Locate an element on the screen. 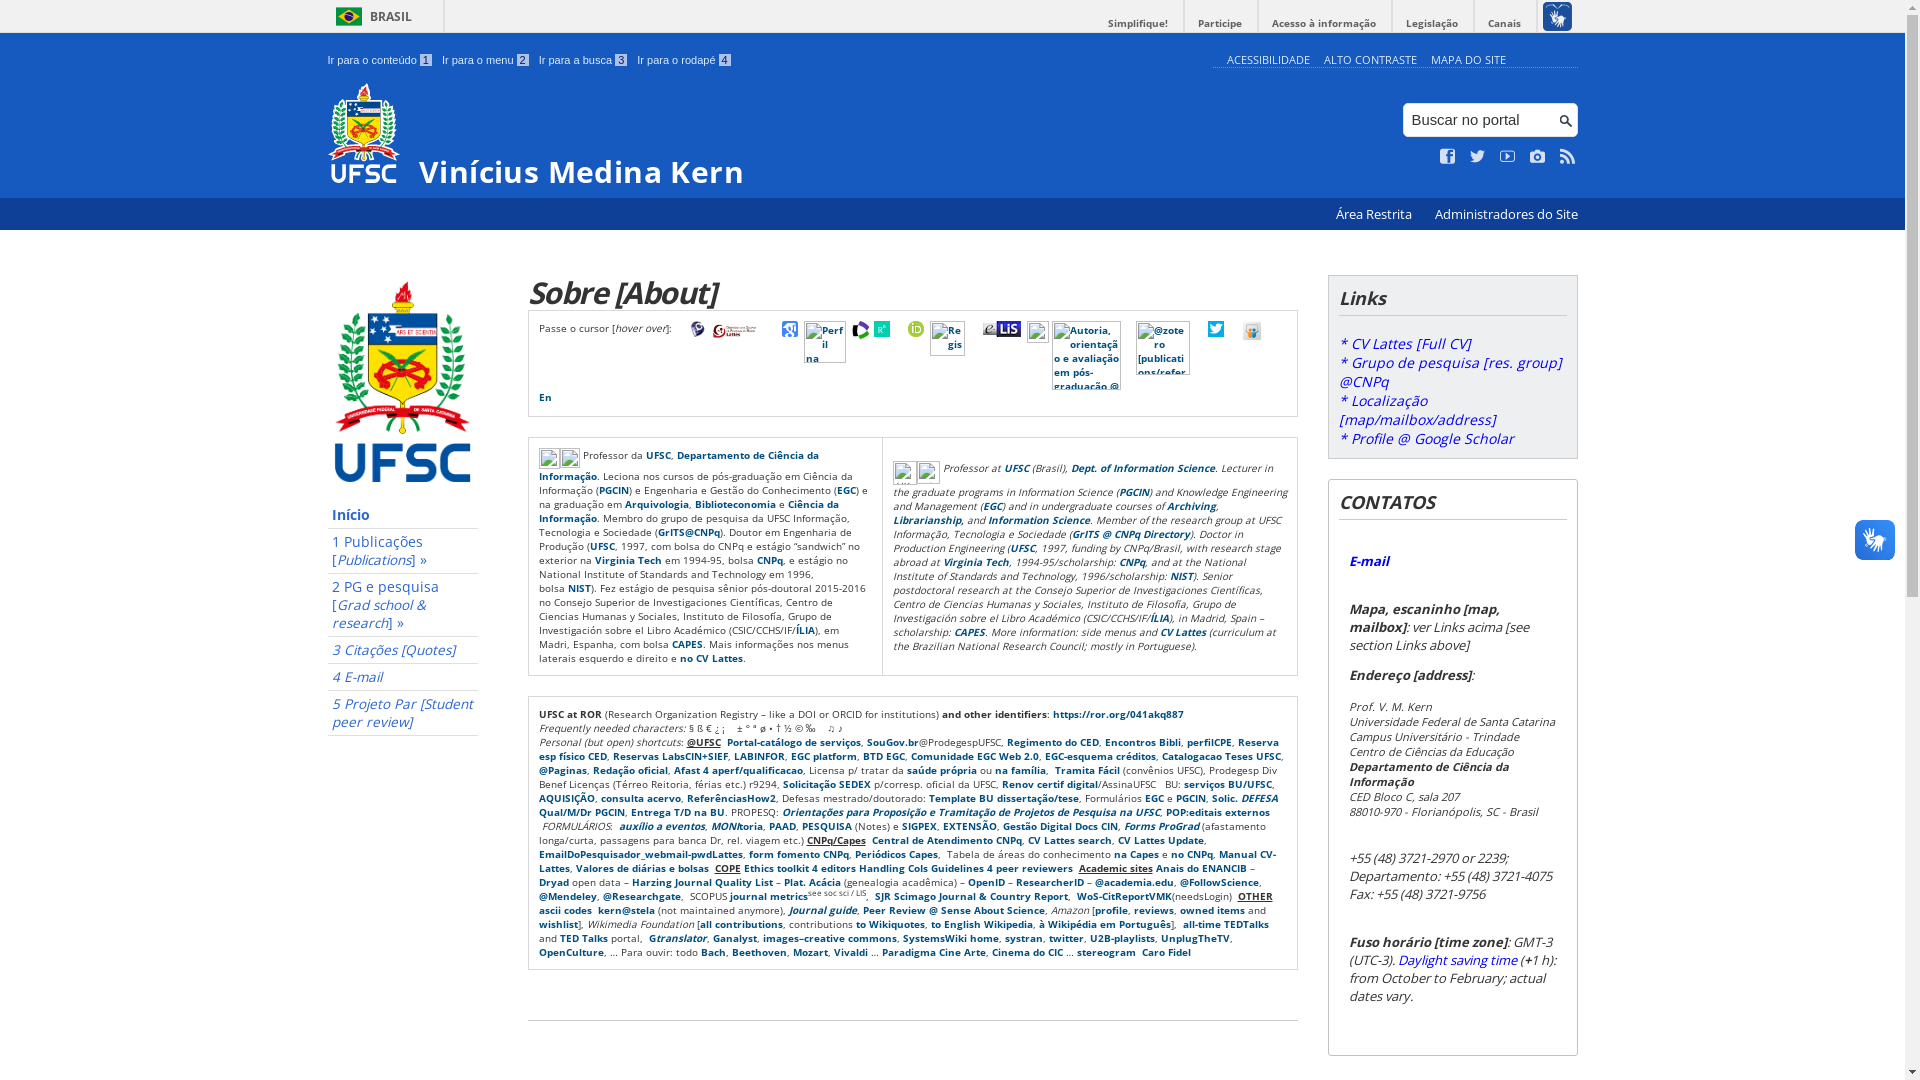 Image resolution: width=1920 pixels, height=1080 pixels. 'Perfil na Web of Science [WoS profile]' is located at coordinates (861, 329).